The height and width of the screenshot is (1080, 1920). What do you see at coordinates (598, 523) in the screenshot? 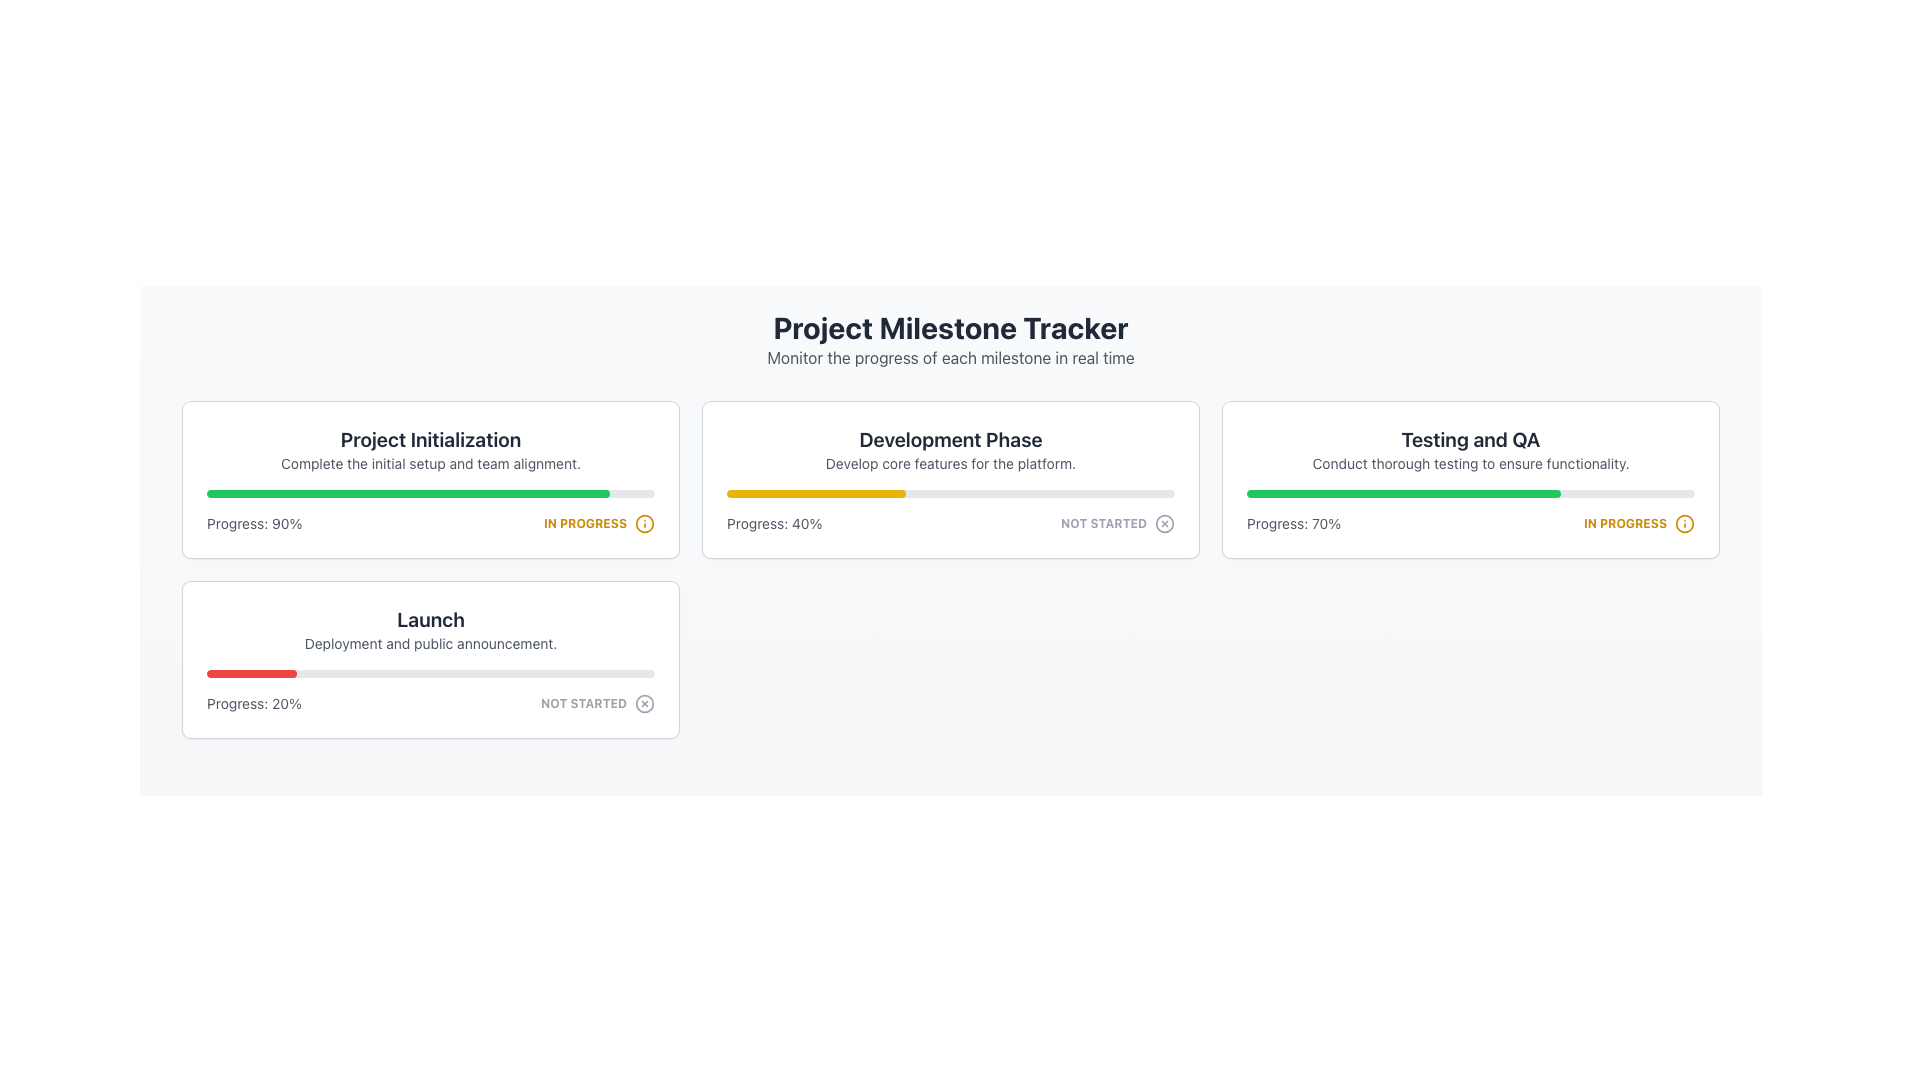
I see `the 'IN PROGRESS' label with the accompanying 'i' icon located in the 'Progress: 90%' section of the 'Project Initialization' card` at bounding box center [598, 523].